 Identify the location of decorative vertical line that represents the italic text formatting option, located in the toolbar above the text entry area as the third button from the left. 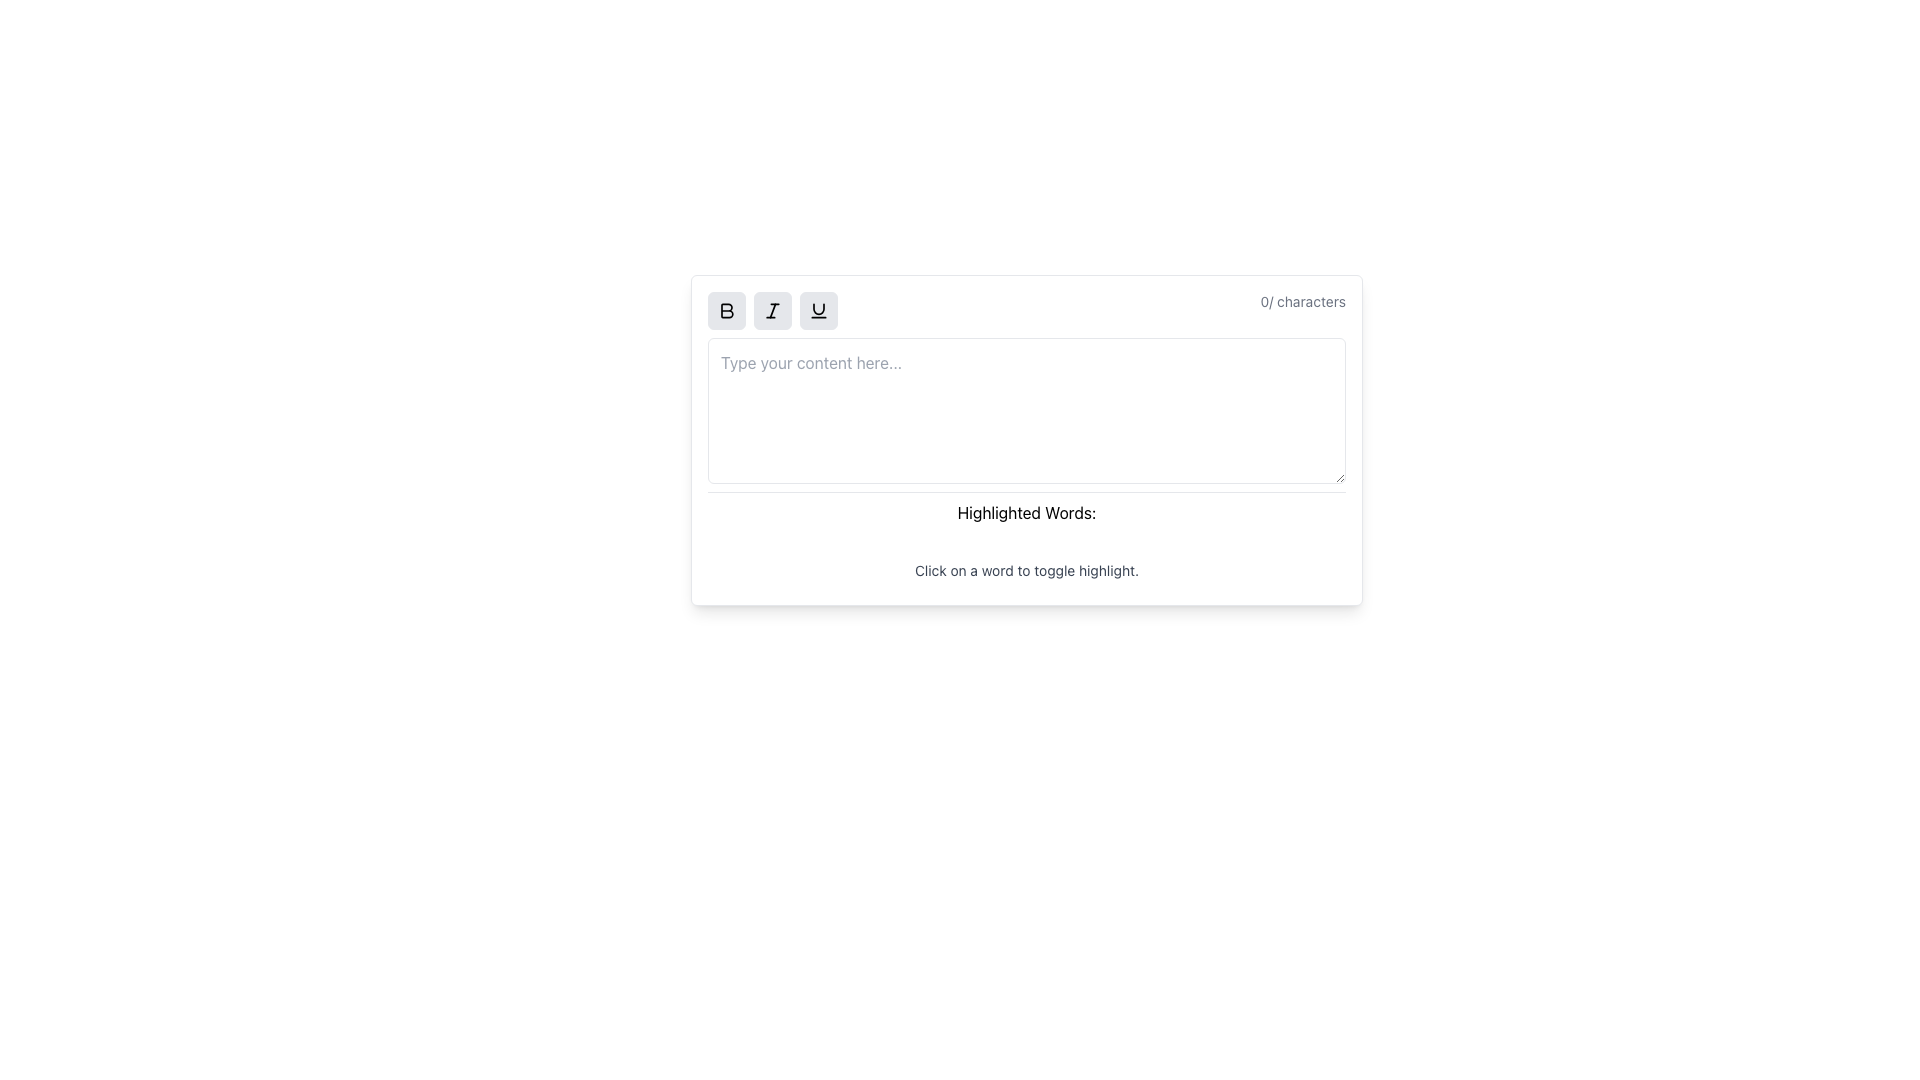
(771, 311).